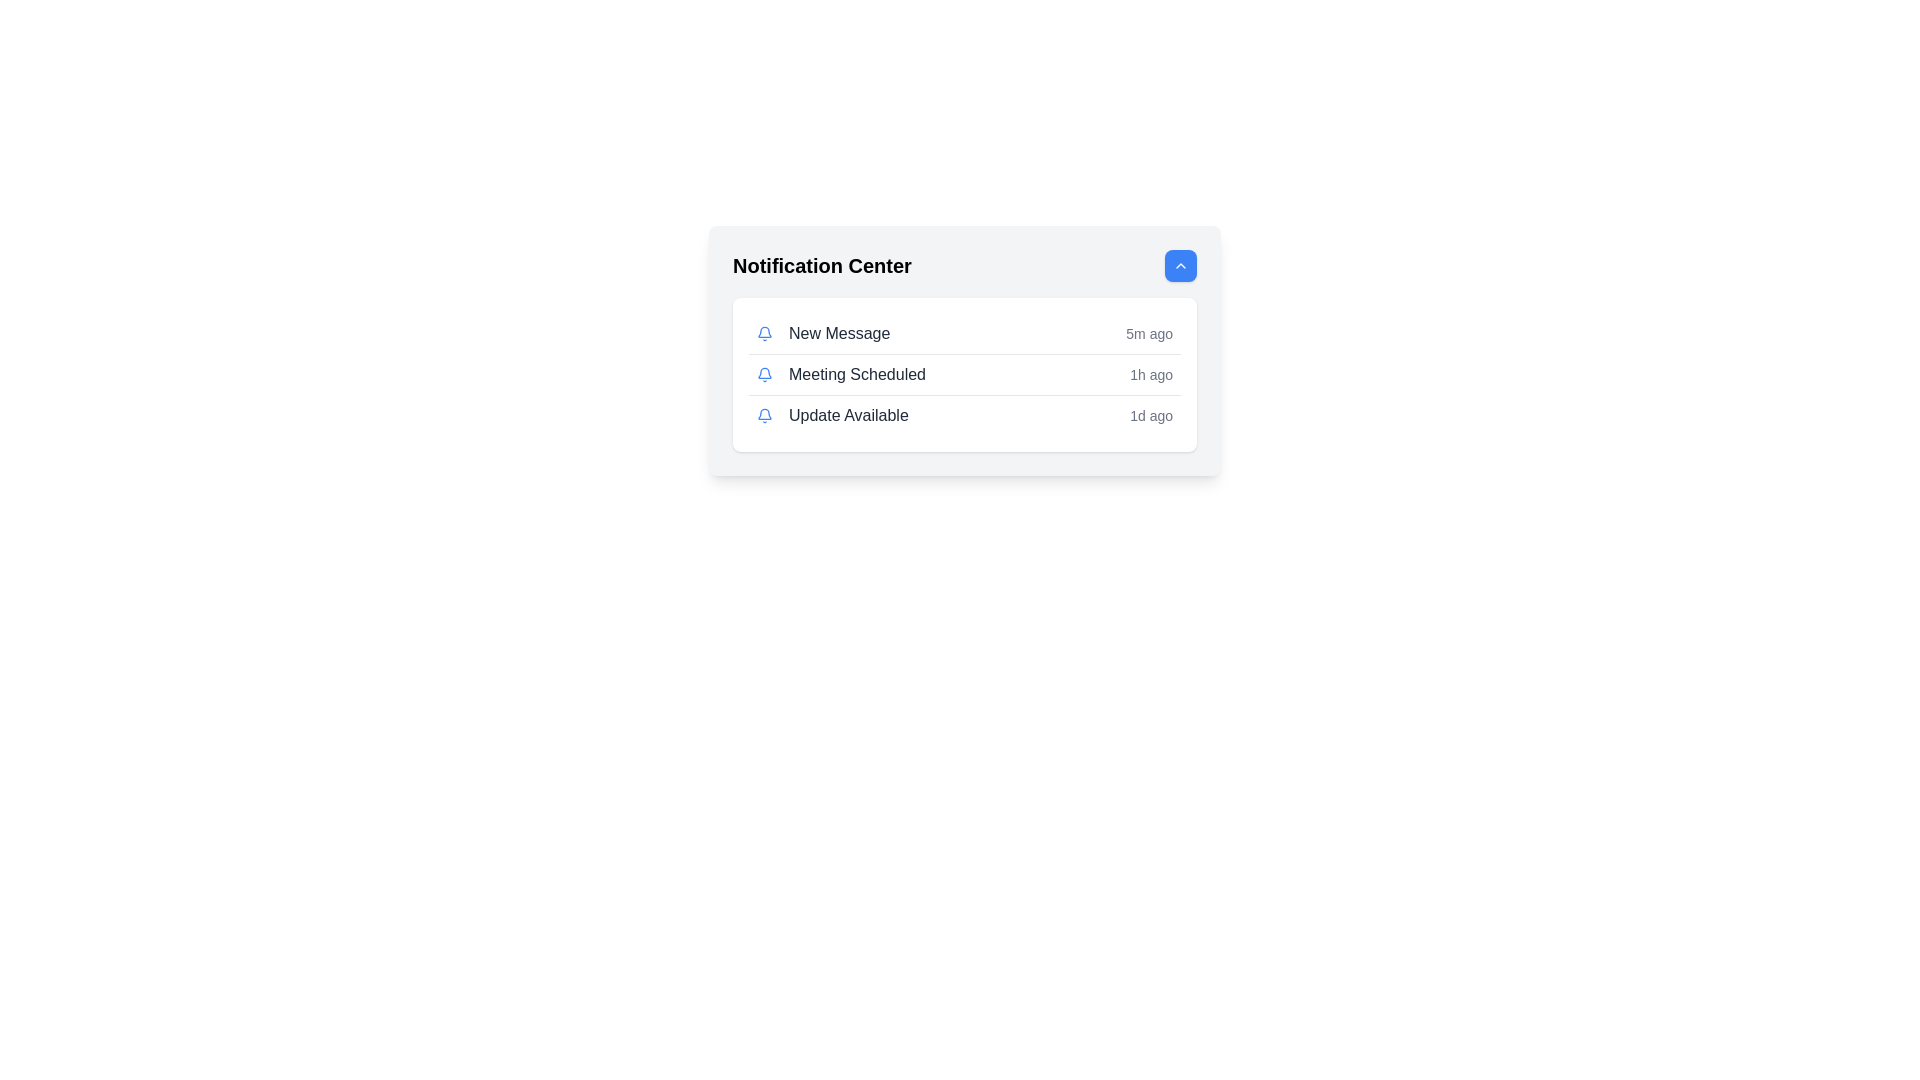 Image resolution: width=1920 pixels, height=1080 pixels. Describe the element at coordinates (763, 374) in the screenshot. I see `the bell icon with a blue outline, located next to the text 'Meeting Scheduled' in the second row of the notification list` at that location.